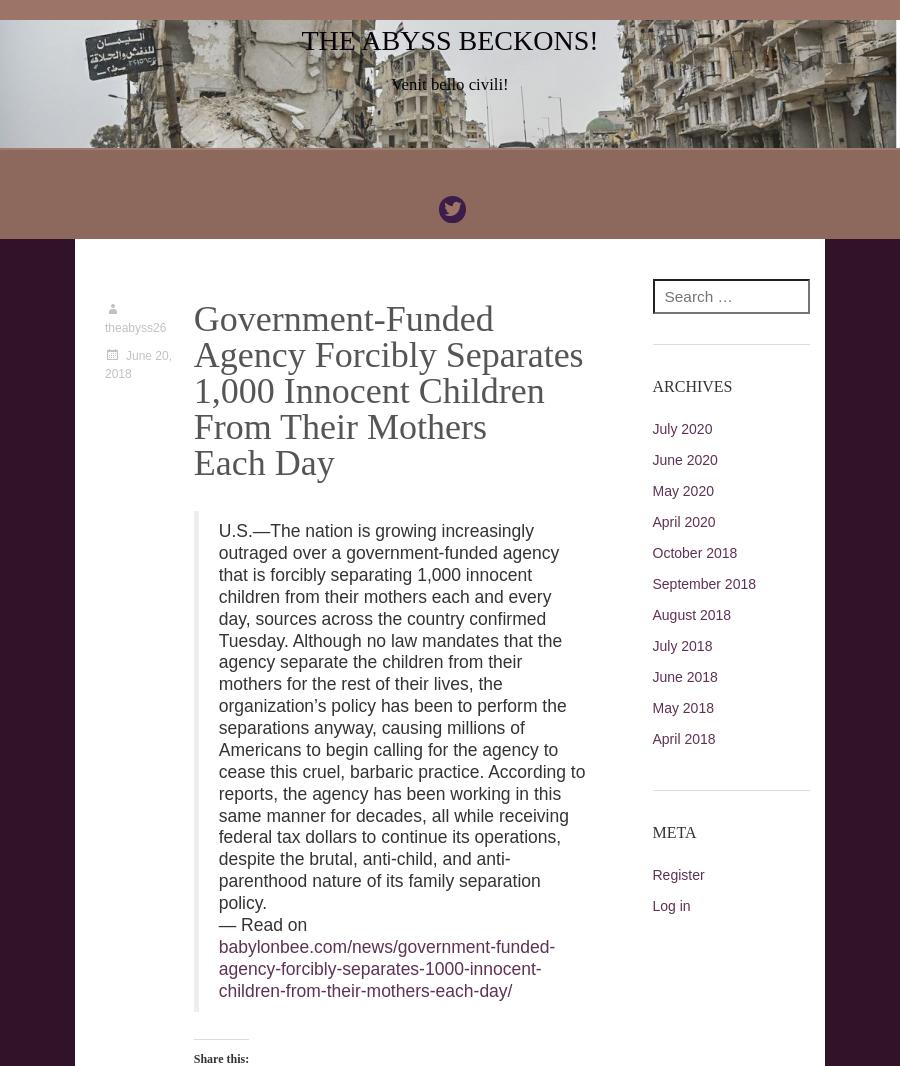 Image resolution: width=900 pixels, height=1066 pixels. Describe the element at coordinates (681, 490) in the screenshot. I see `'May 2020'` at that location.